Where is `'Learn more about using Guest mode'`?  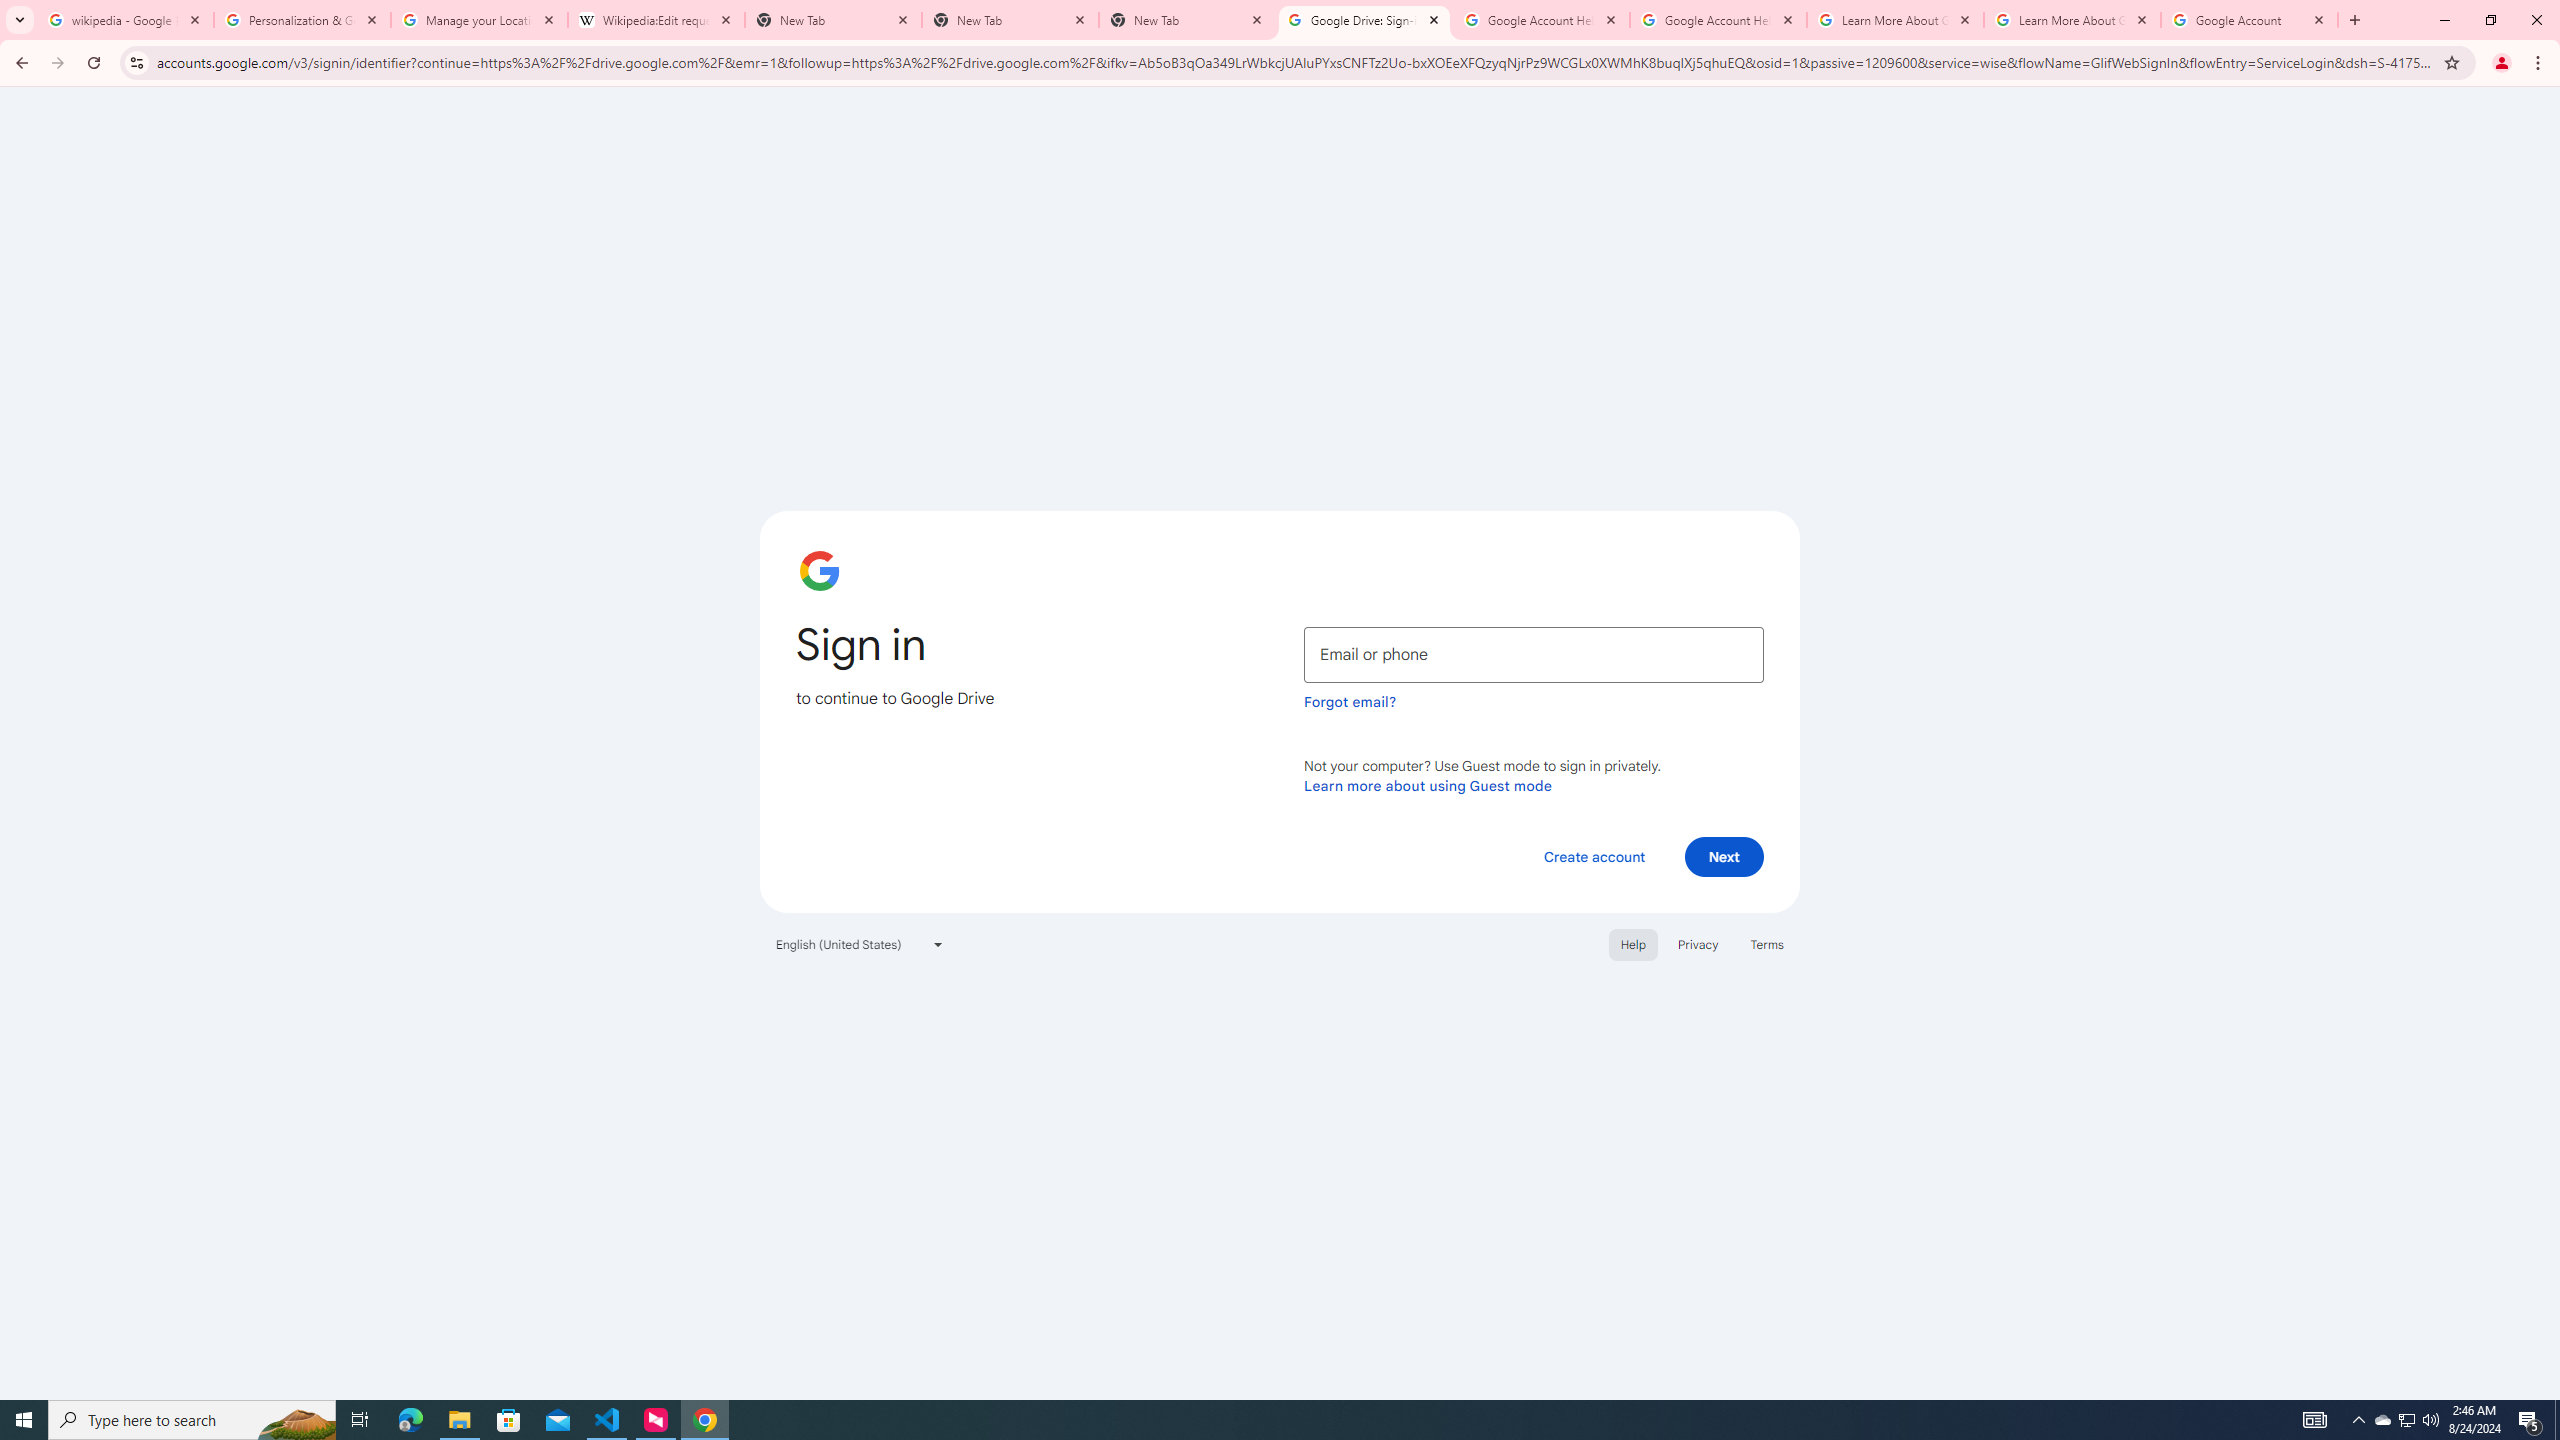 'Learn more about using Guest mode' is located at coordinates (1427, 785).